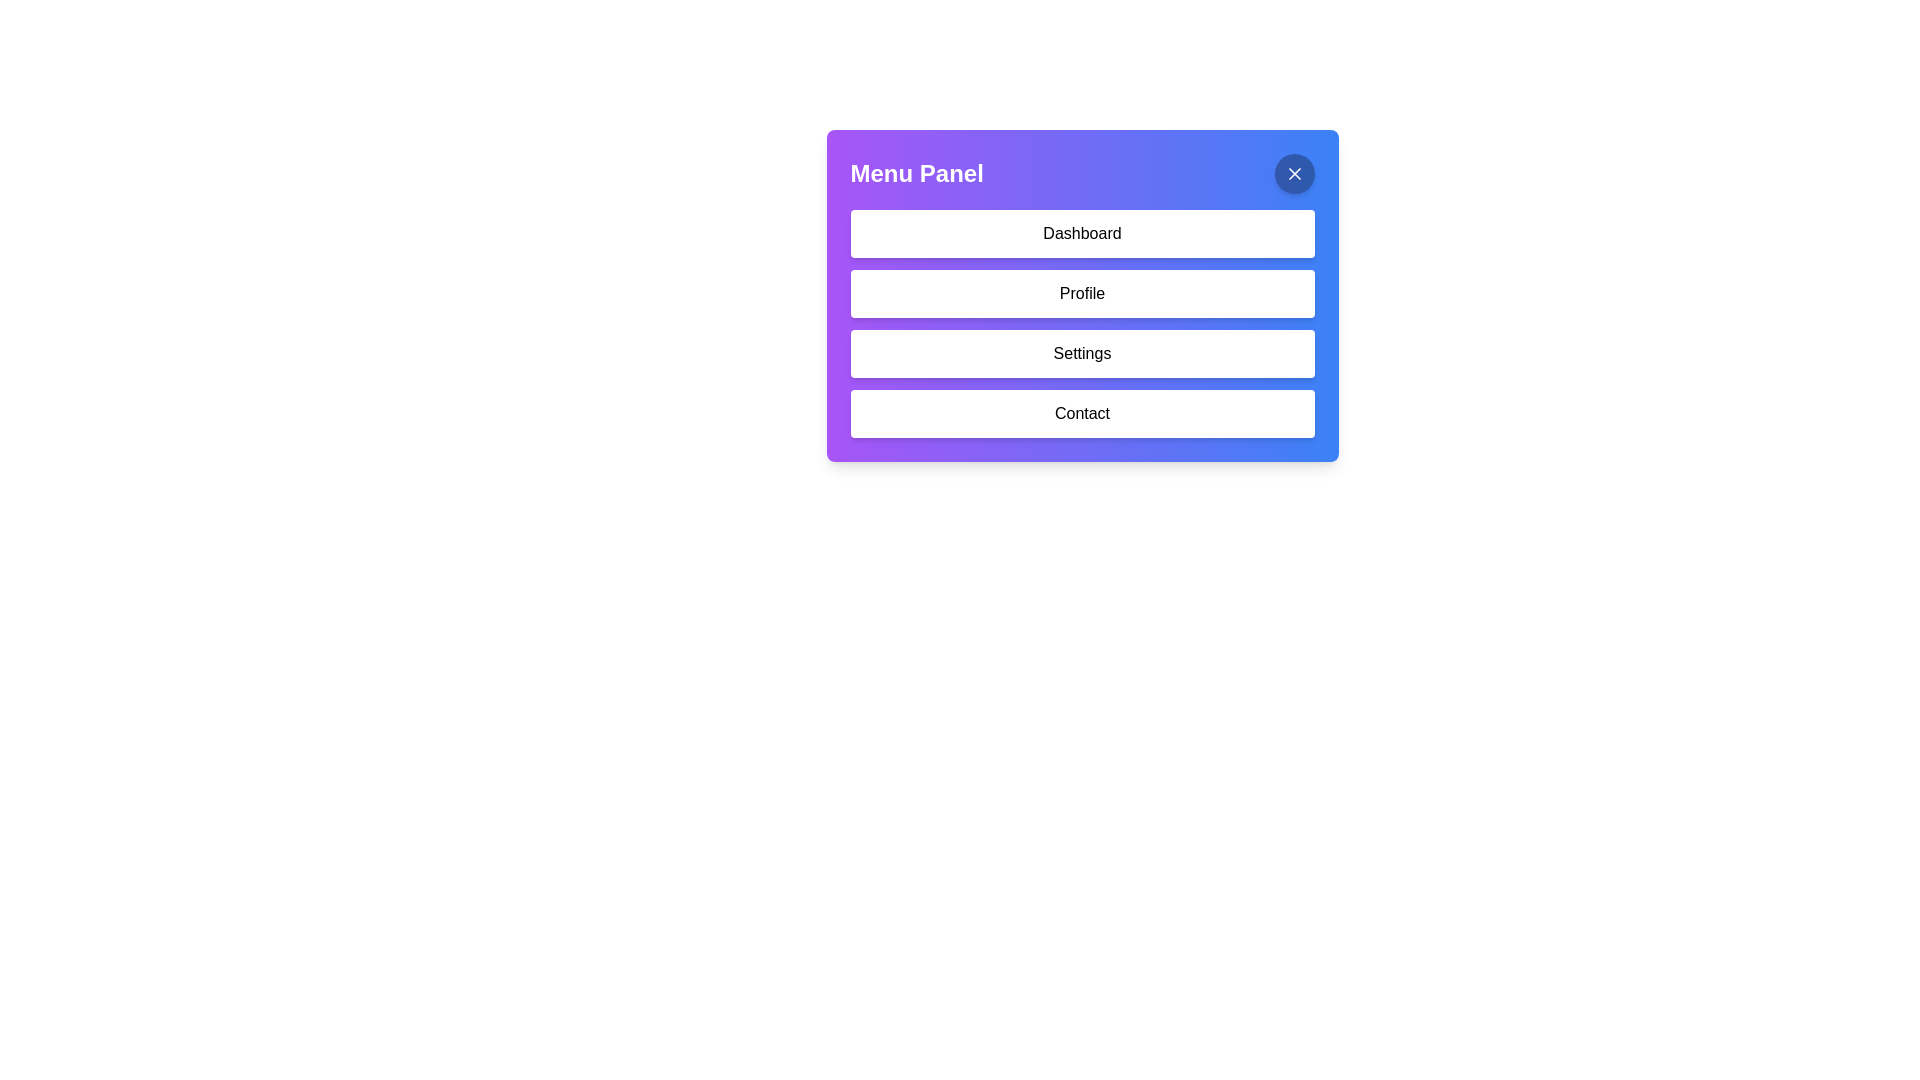 The image size is (1920, 1080). I want to click on the 'Profile' button, which is a rectangular button with a white background and black text, located in the vertical menu panel, positioned below the 'Dashboard' button, so click(1081, 293).